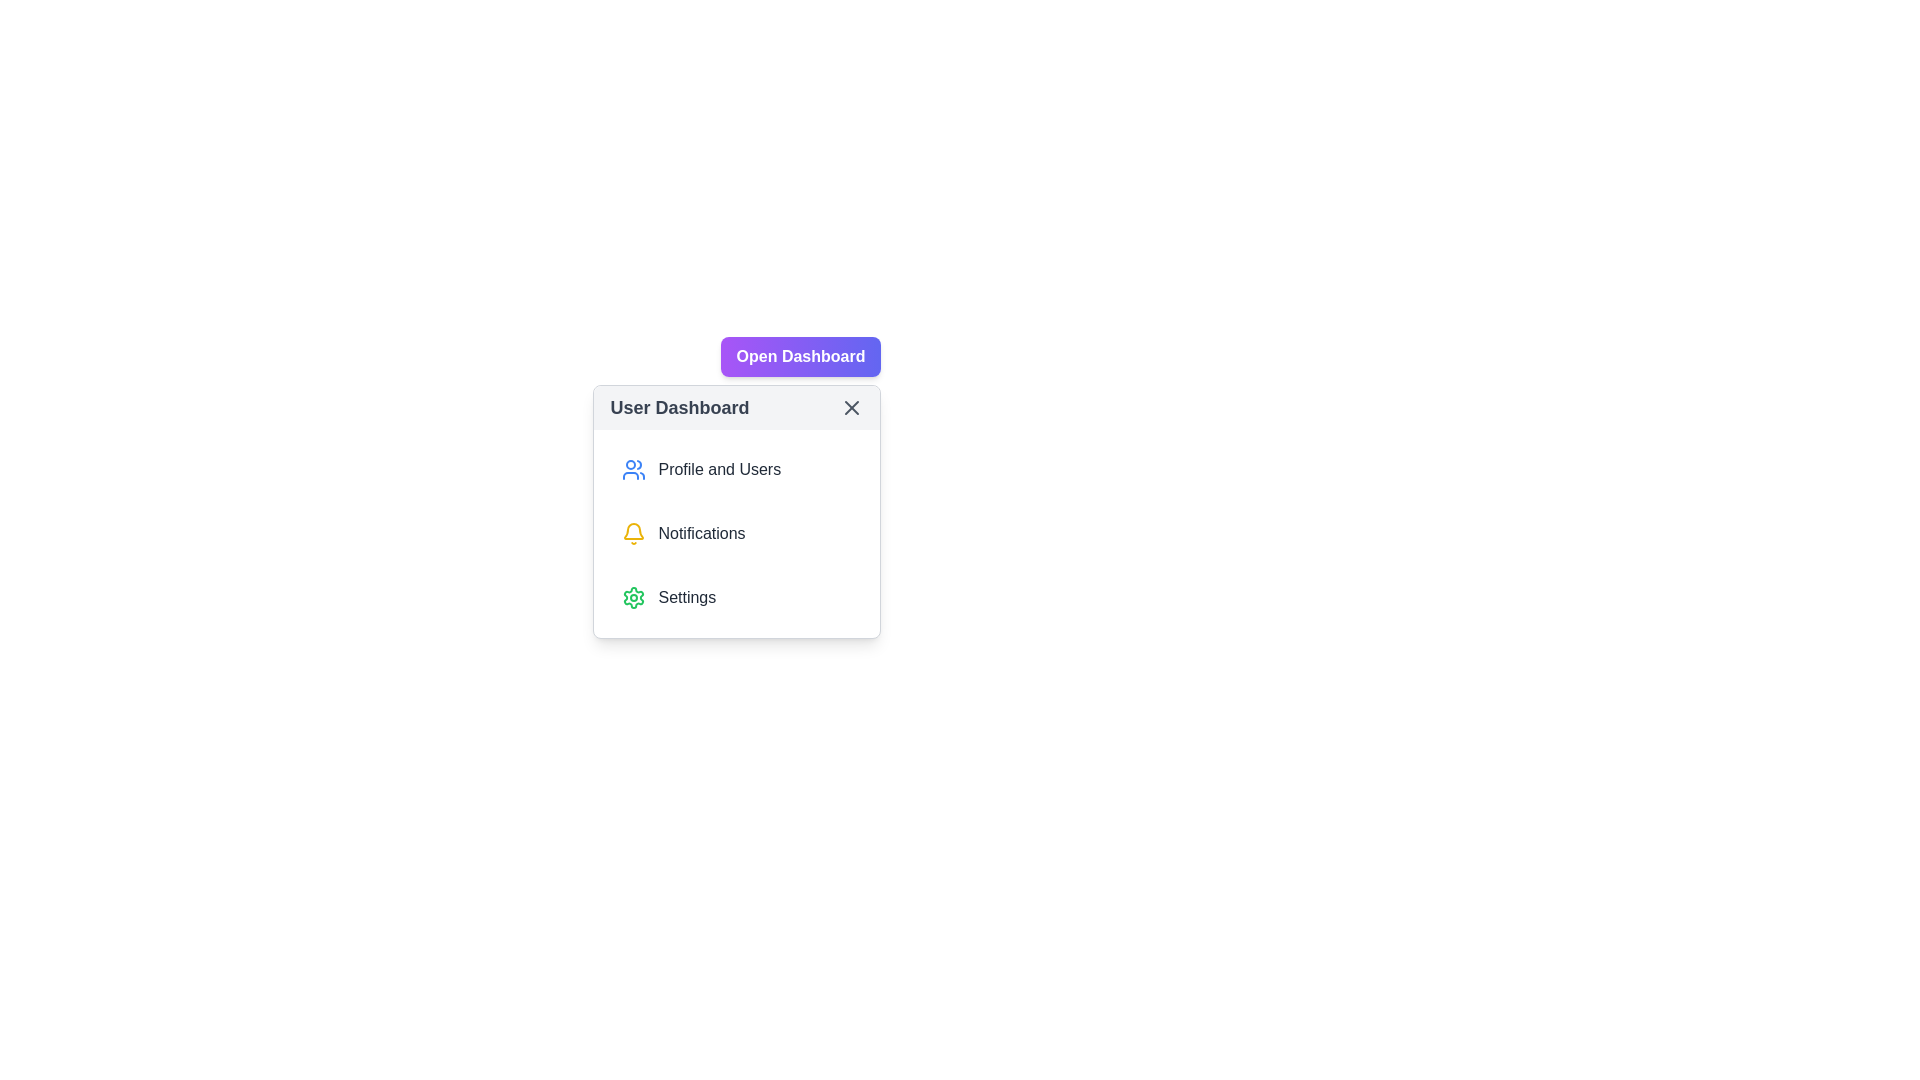 The width and height of the screenshot is (1920, 1080). Describe the element at coordinates (736, 407) in the screenshot. I see `title 'User Dashboard' from the header bar of the dropdown menu, which includes a close icon and is positioned at the top of the panel` at that location.